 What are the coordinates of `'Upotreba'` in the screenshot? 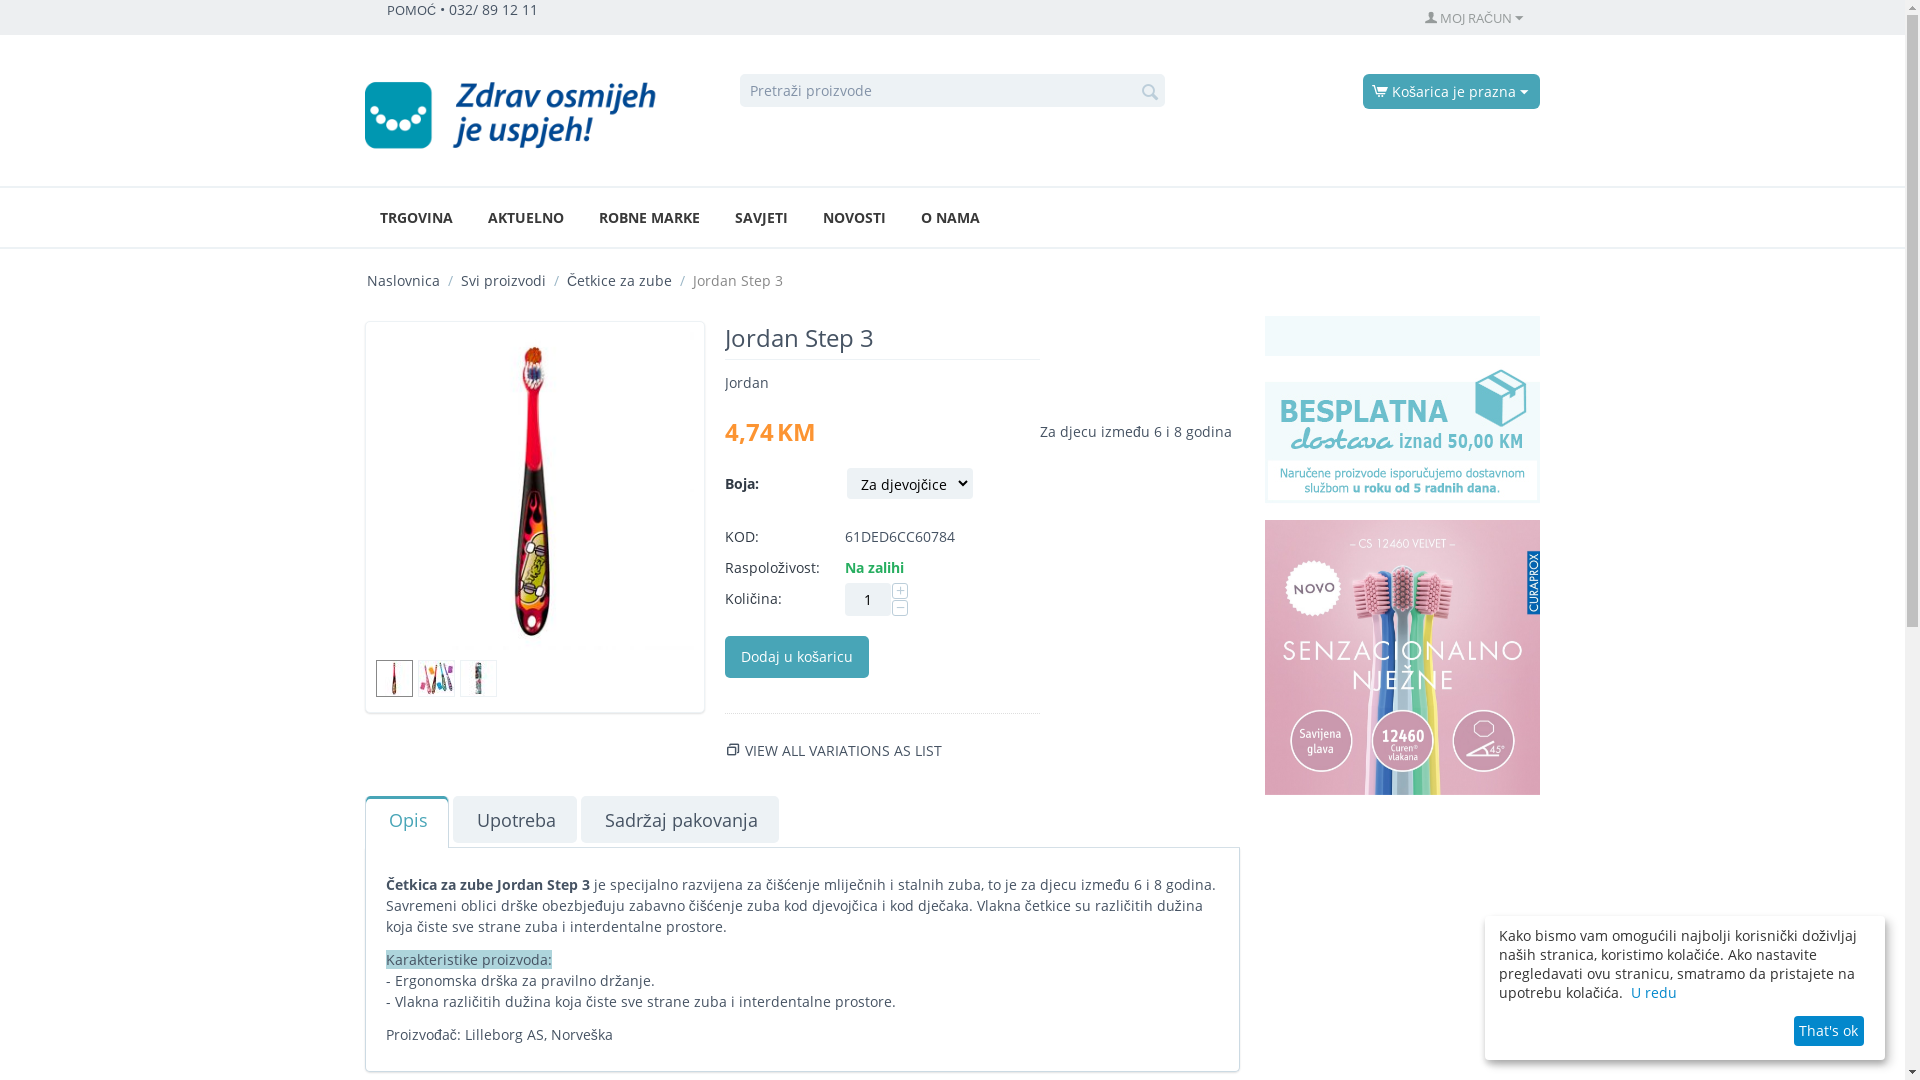 It's located at (455, 819).